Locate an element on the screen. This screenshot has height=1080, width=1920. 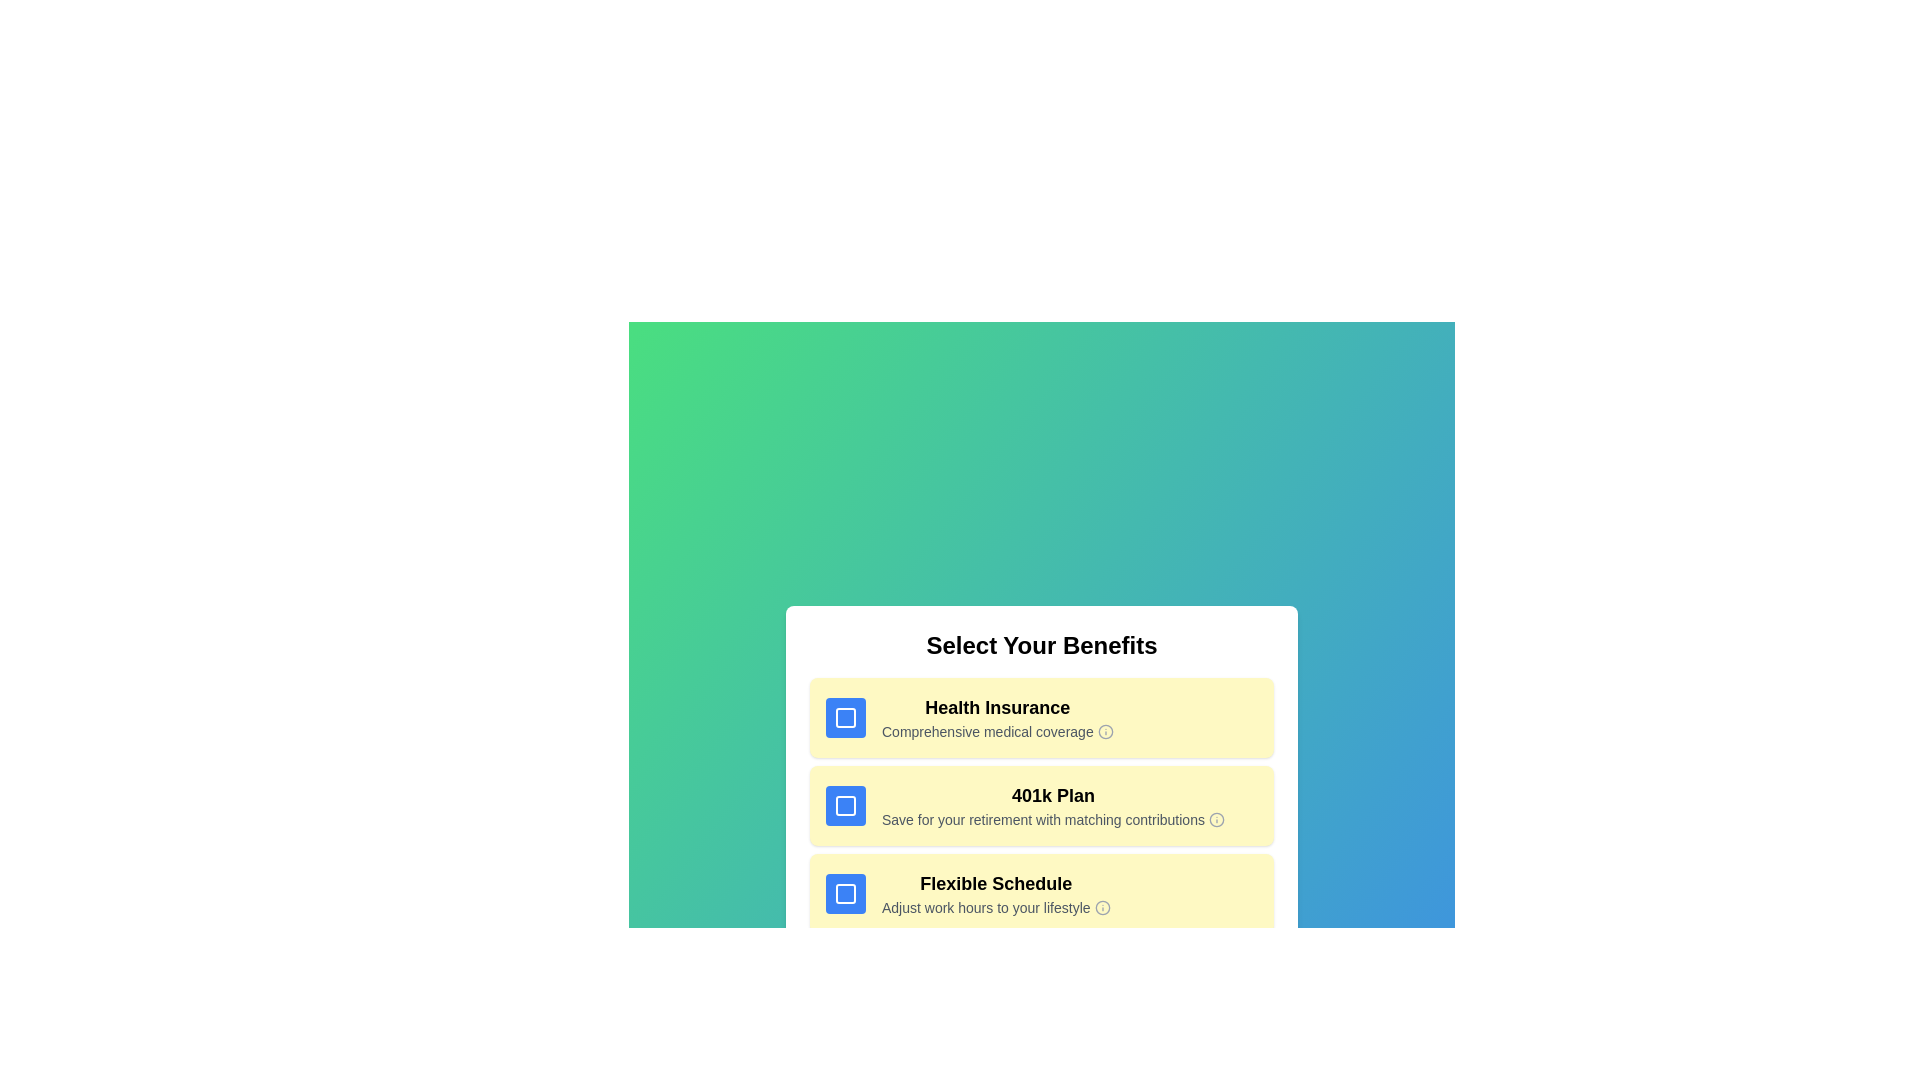
the benefit item corresponding to 401k Plan is located at coordinates (1040, 805).